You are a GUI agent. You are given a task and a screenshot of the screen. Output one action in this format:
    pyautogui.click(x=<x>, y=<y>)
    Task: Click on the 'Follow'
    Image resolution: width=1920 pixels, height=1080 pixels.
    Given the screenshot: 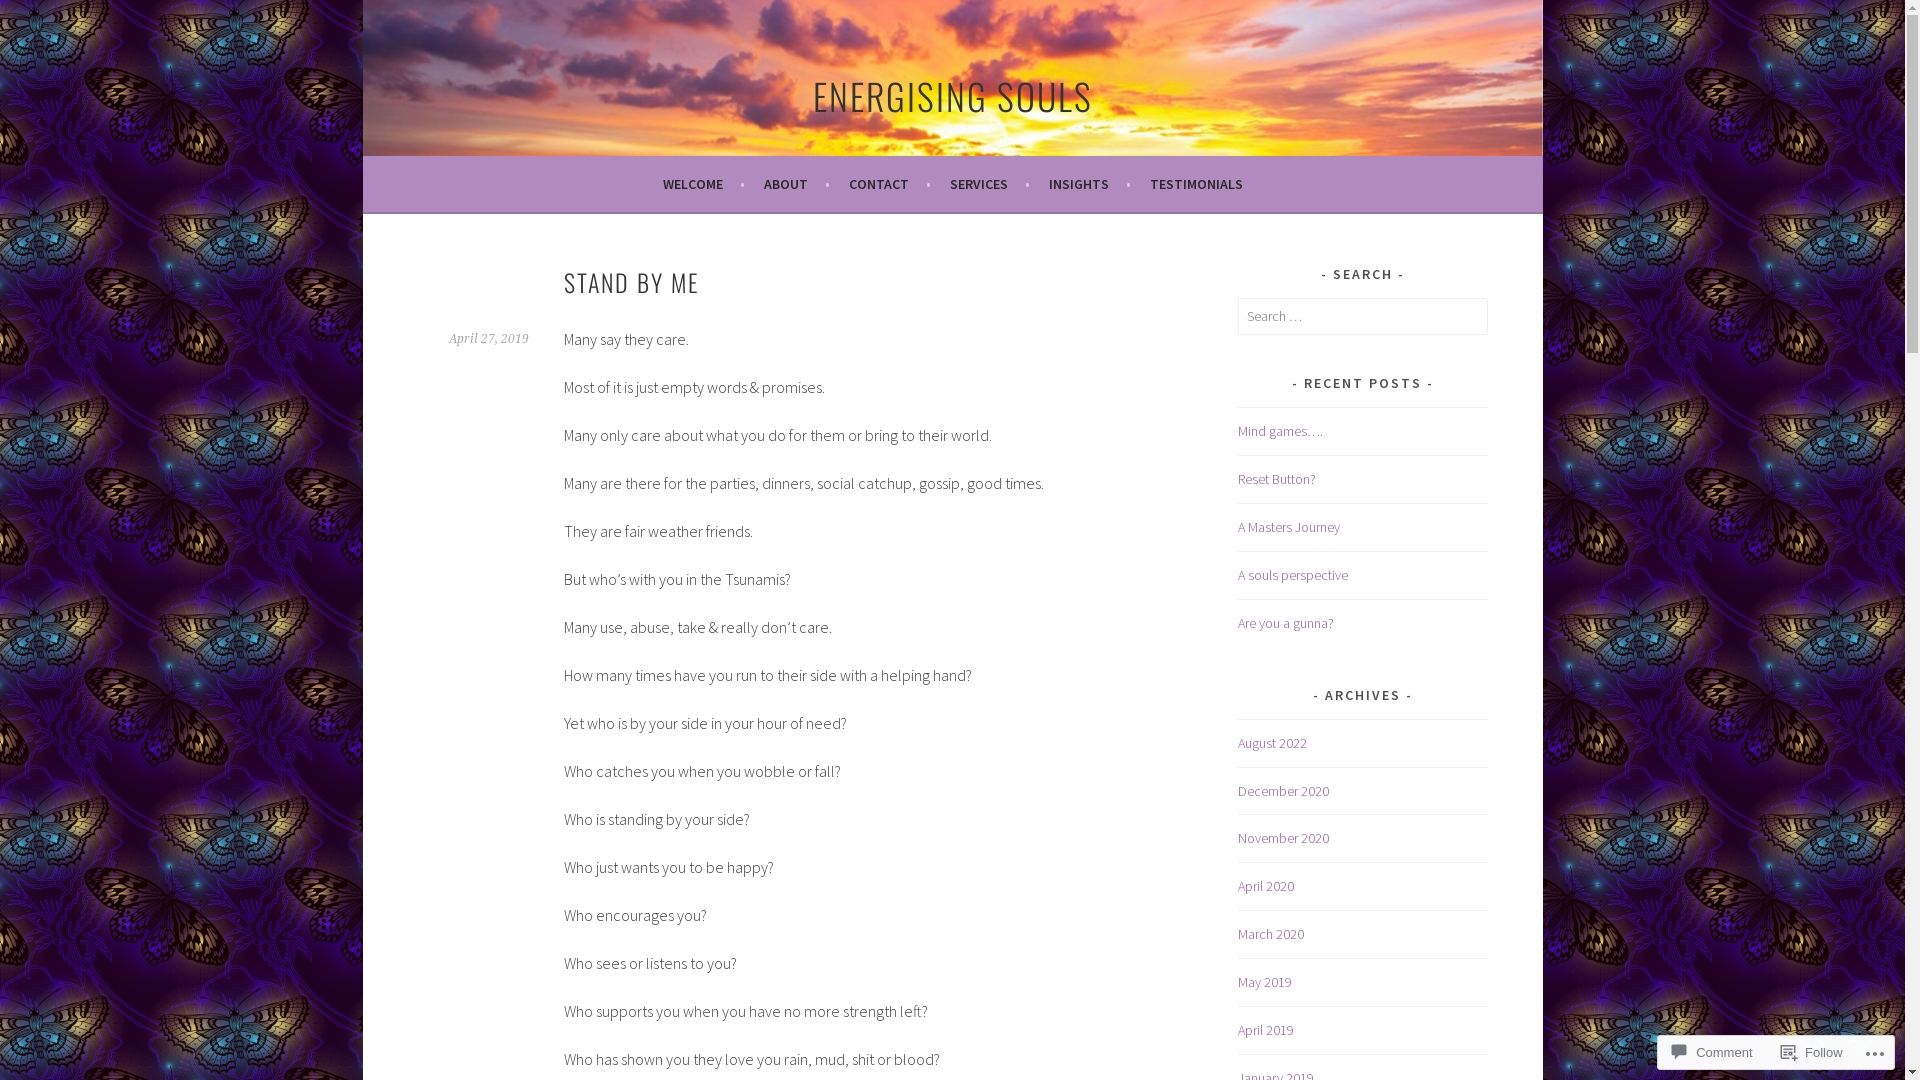 What is the action you would take?
    pyautogui.click(x=1812, y=1051)
    